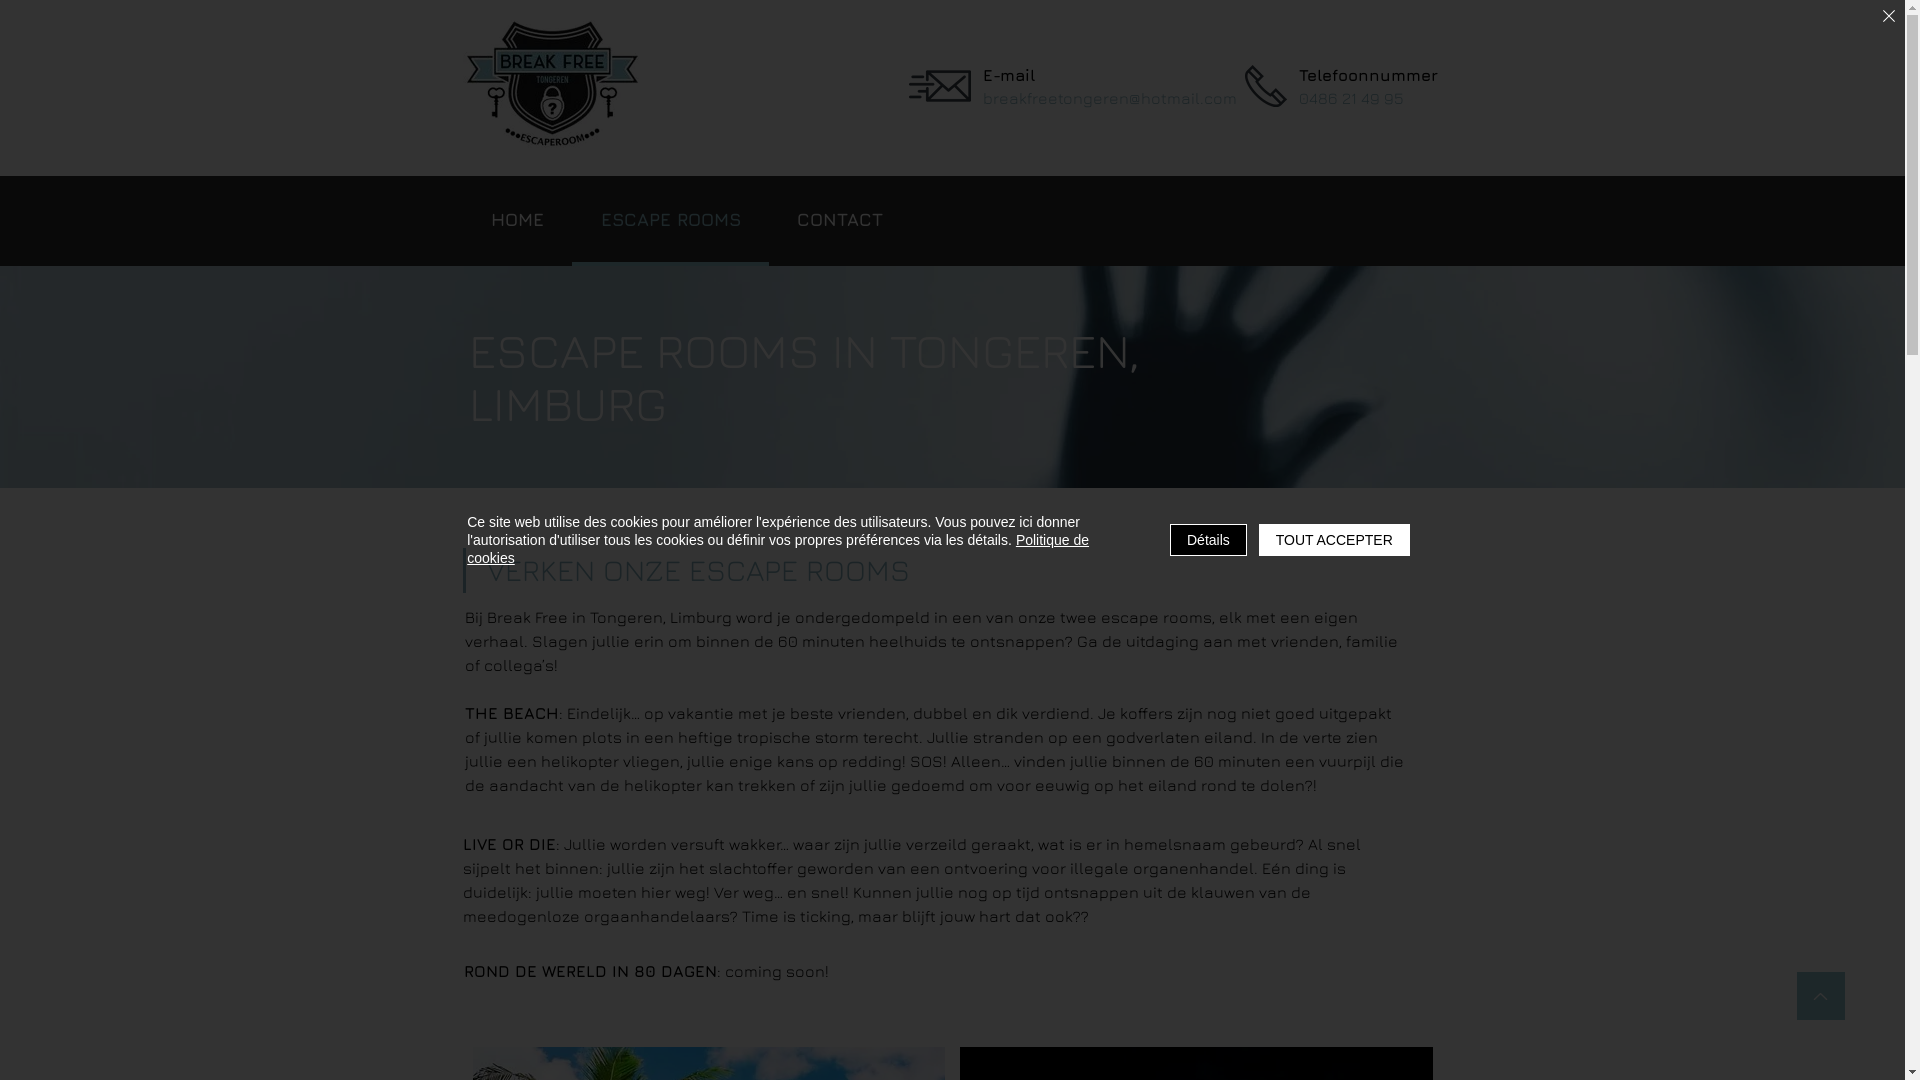 The image size is (1920, 1080). I want to click on 'CONTACT', so click(840, 220).